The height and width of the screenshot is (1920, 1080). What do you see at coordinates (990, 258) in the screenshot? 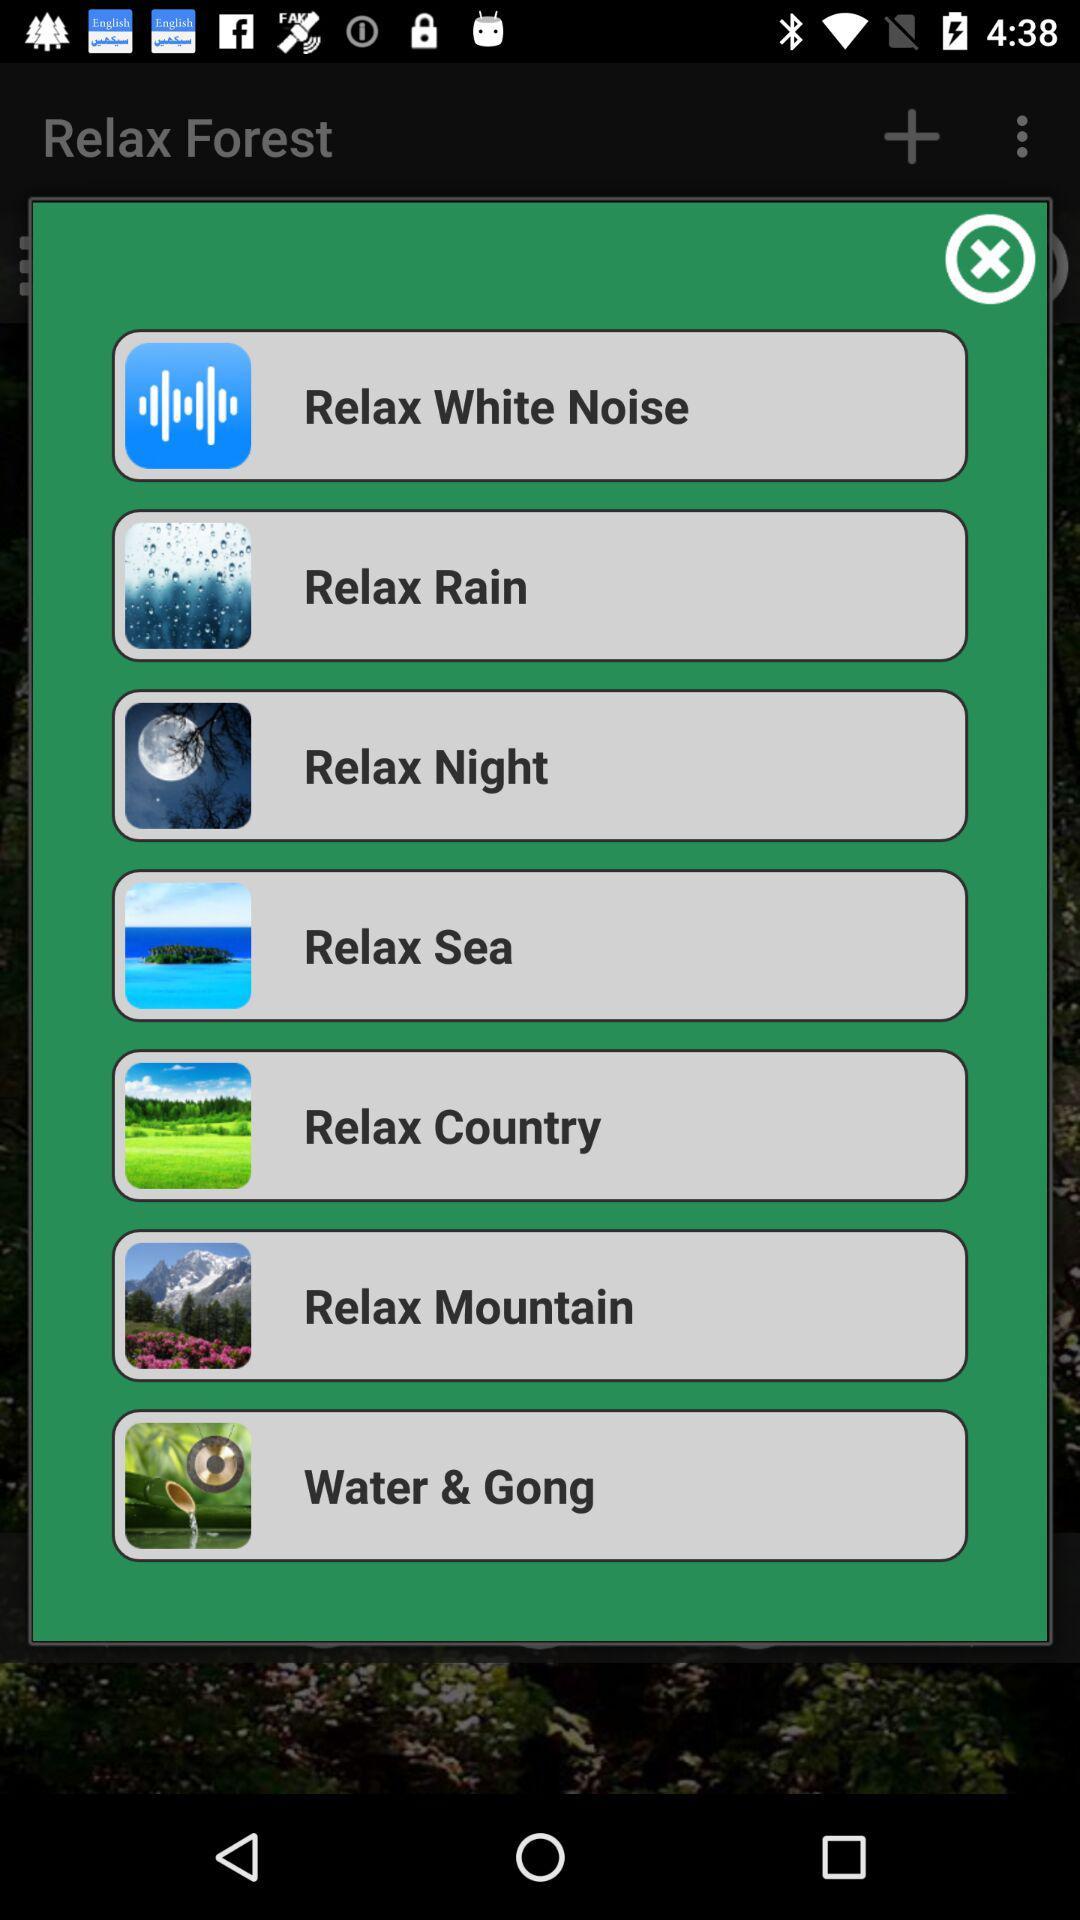
I see `the item above the relax white noise app` at bounding box center [990, 258].